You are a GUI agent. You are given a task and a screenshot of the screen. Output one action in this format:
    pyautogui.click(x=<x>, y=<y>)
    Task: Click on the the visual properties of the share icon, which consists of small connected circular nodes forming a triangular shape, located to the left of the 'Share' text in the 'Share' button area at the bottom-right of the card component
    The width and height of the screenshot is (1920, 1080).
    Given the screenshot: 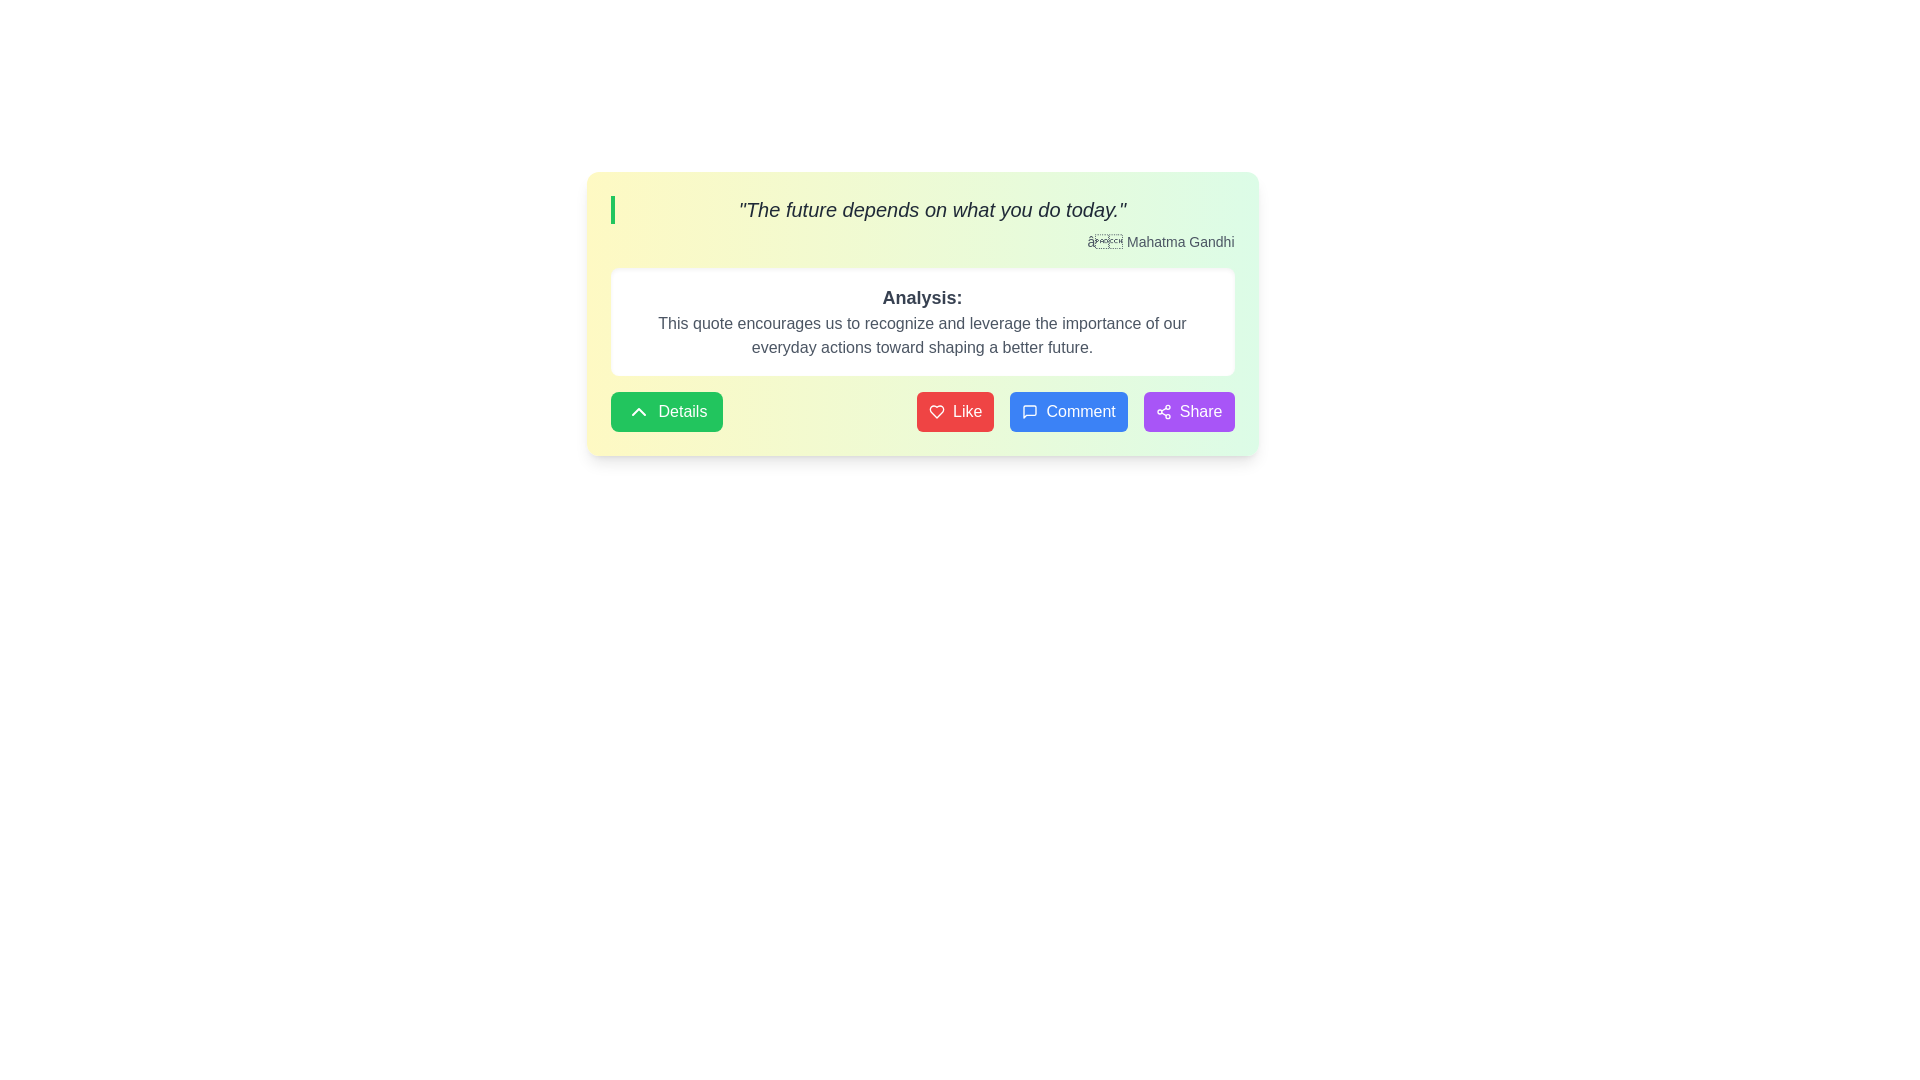 What is the action you would take?
    pyautogui.click(x=1163, y=411)
    